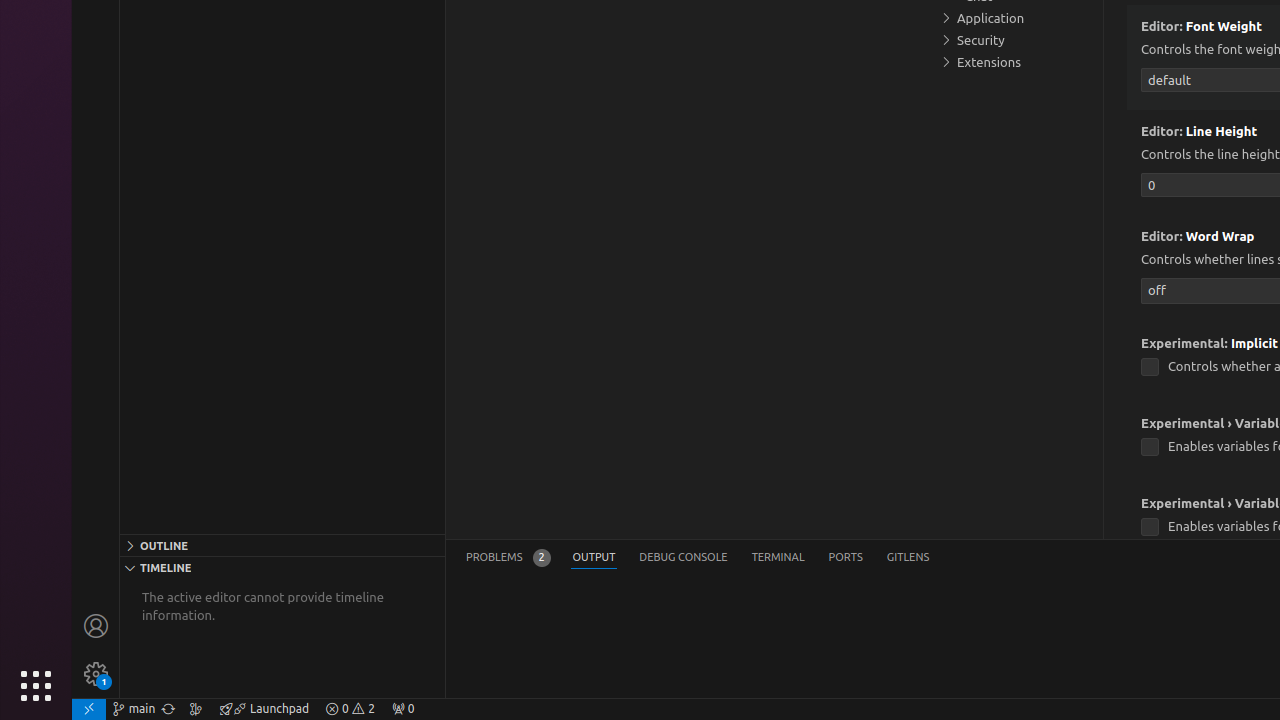 The image size is (1280, 720). I want to click on 'chat.experimental.variables.notebook', so click(1149, 526).